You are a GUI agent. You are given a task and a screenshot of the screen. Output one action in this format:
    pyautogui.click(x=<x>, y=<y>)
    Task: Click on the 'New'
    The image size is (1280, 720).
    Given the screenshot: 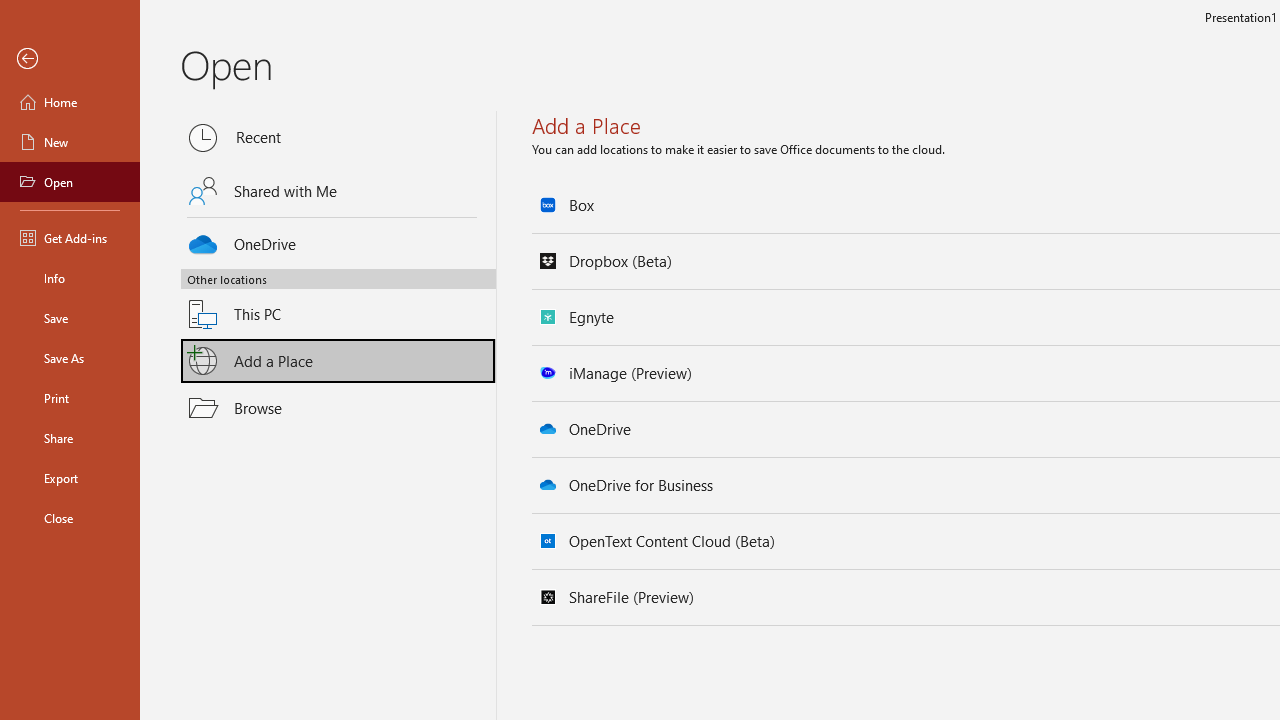 What is the action you would take?
    pyautogui.click(x=69, y=140)
    